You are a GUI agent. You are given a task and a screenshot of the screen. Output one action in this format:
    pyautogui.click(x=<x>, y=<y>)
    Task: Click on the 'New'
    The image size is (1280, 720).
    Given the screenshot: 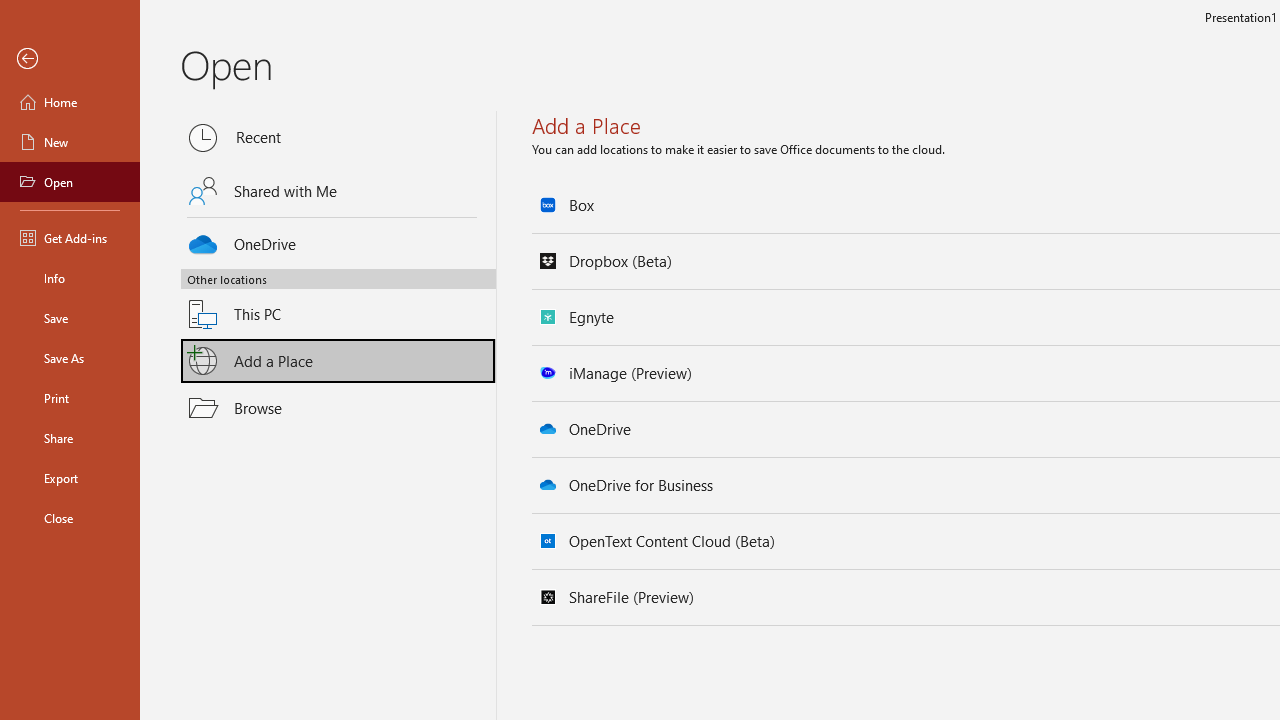 What is the action you would take?
    pyautogui.click(x=69, y=140)
    